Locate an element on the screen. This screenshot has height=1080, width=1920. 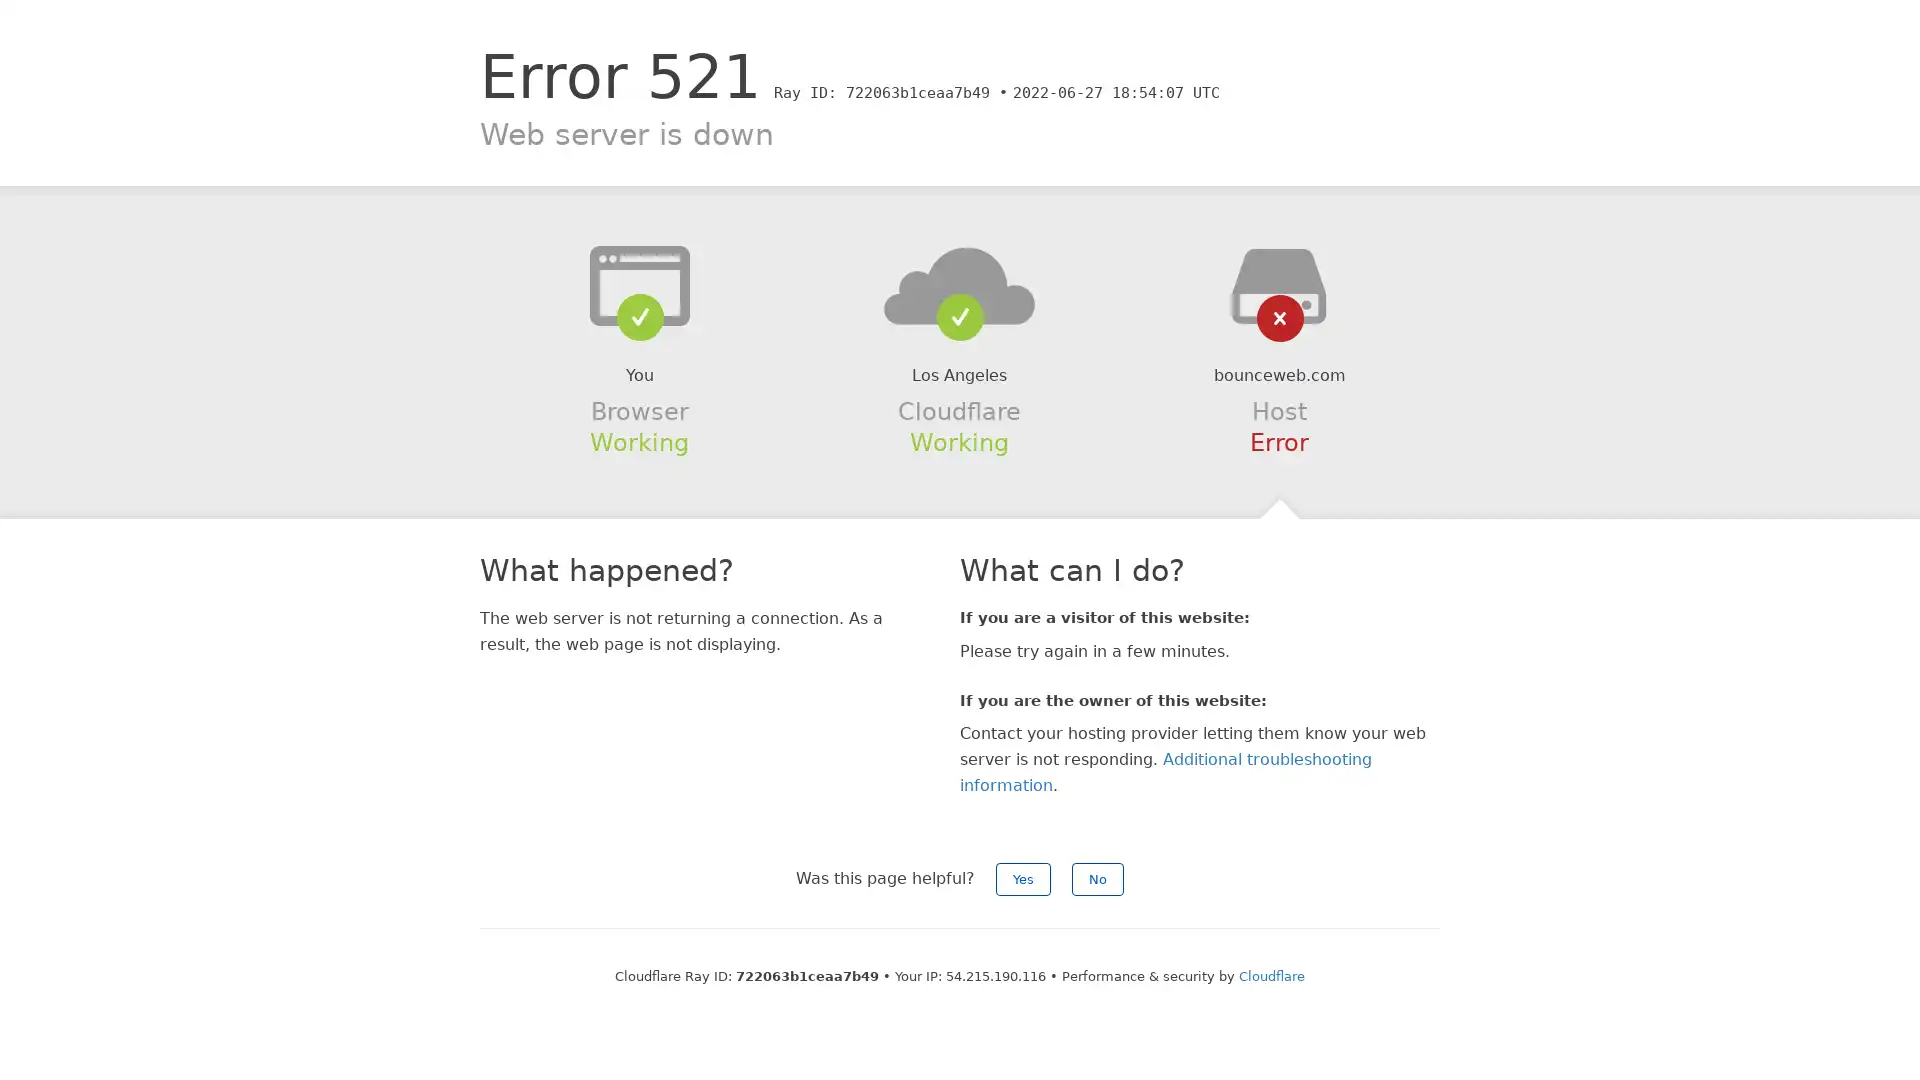
No is located at coordinates (1097, 878).